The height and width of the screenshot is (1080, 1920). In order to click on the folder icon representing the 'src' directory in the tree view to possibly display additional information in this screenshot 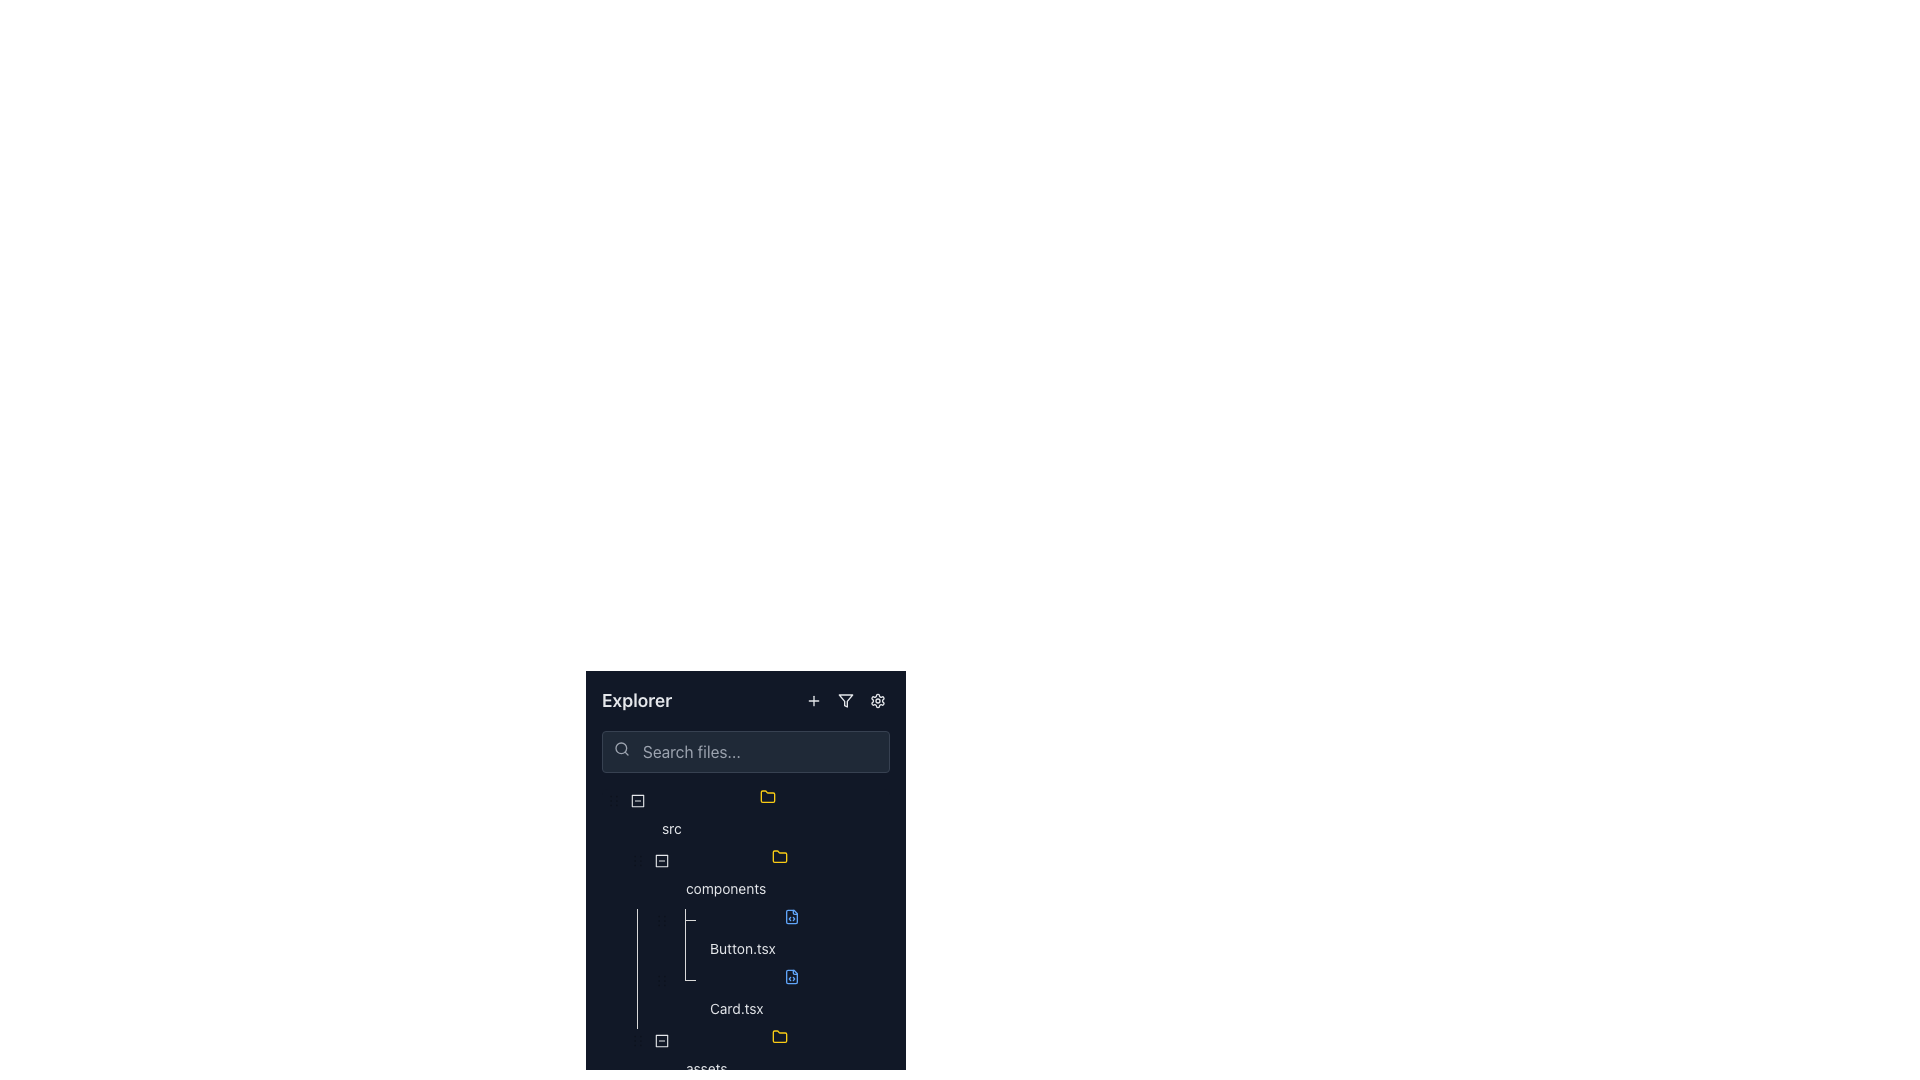, I will do `click(771, 800)`.